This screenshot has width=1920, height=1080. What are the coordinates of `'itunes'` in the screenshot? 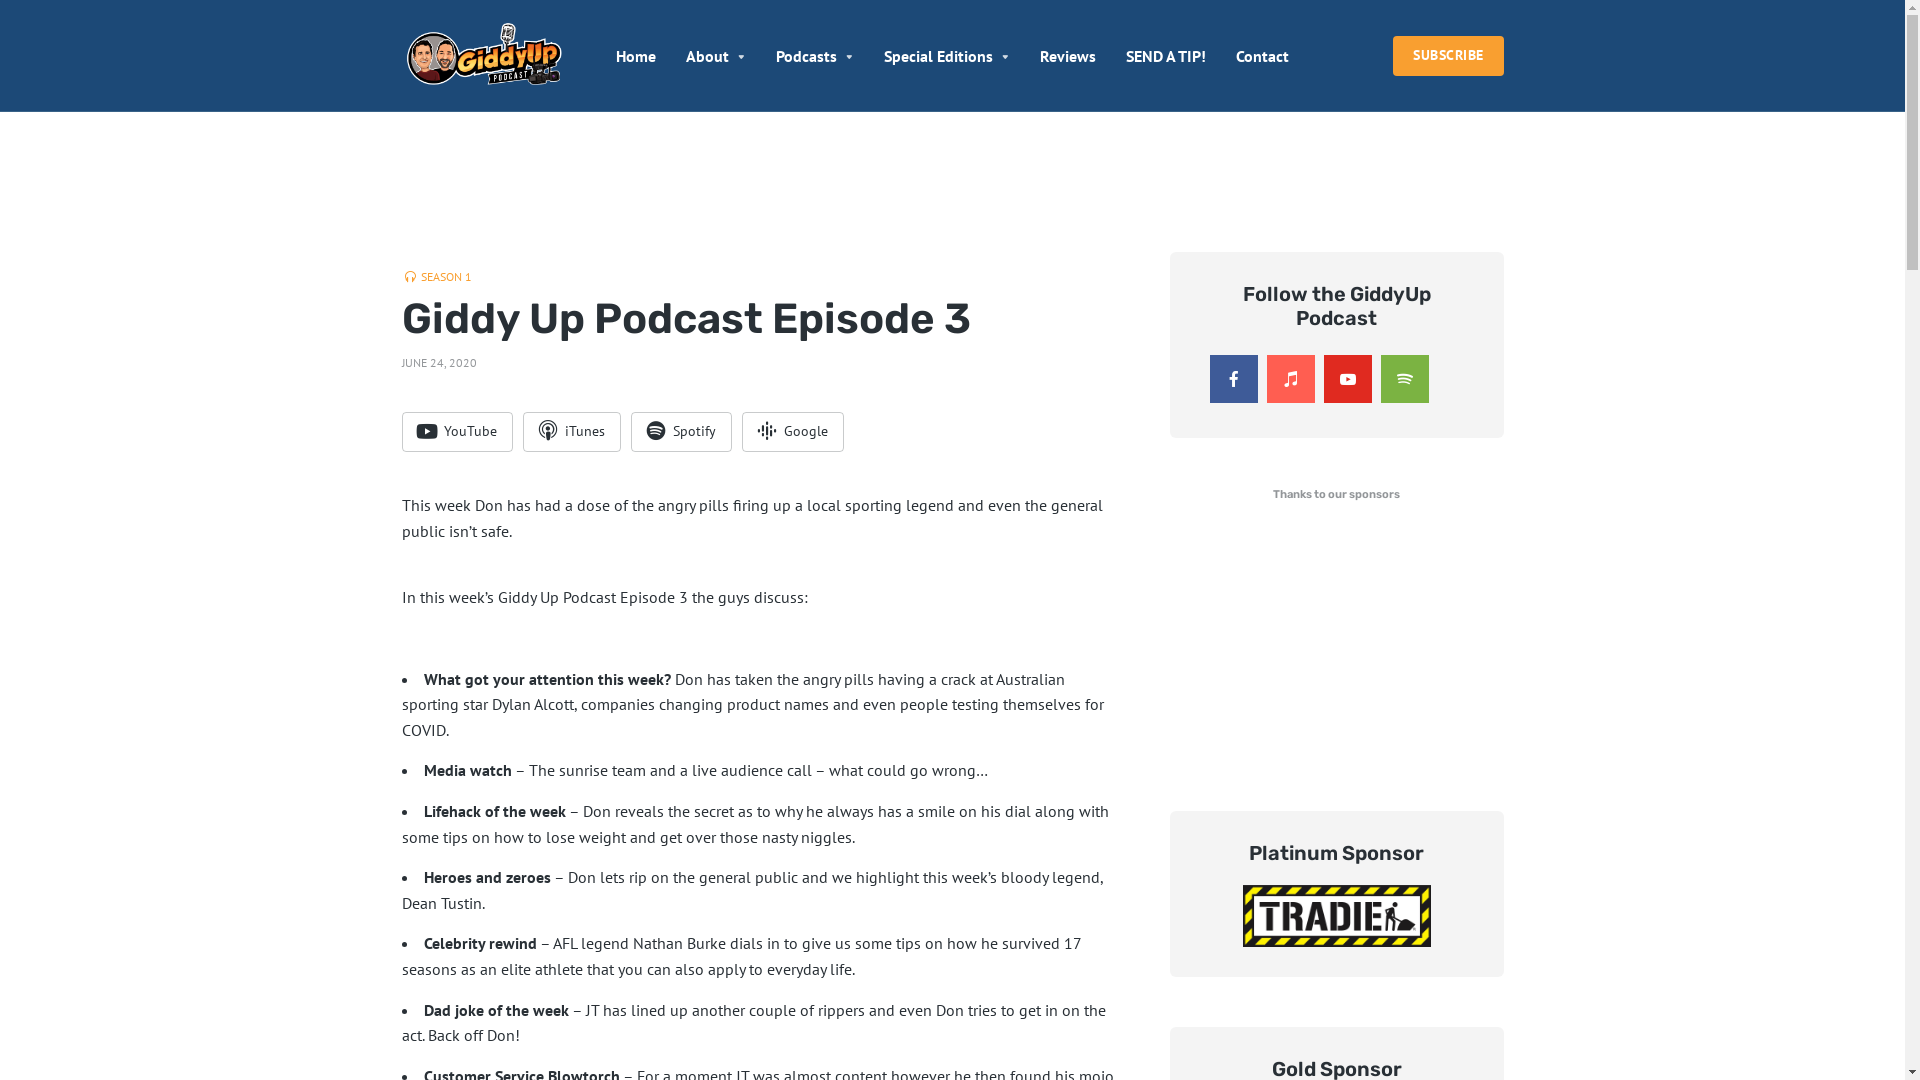 It's located at (1290, 378).